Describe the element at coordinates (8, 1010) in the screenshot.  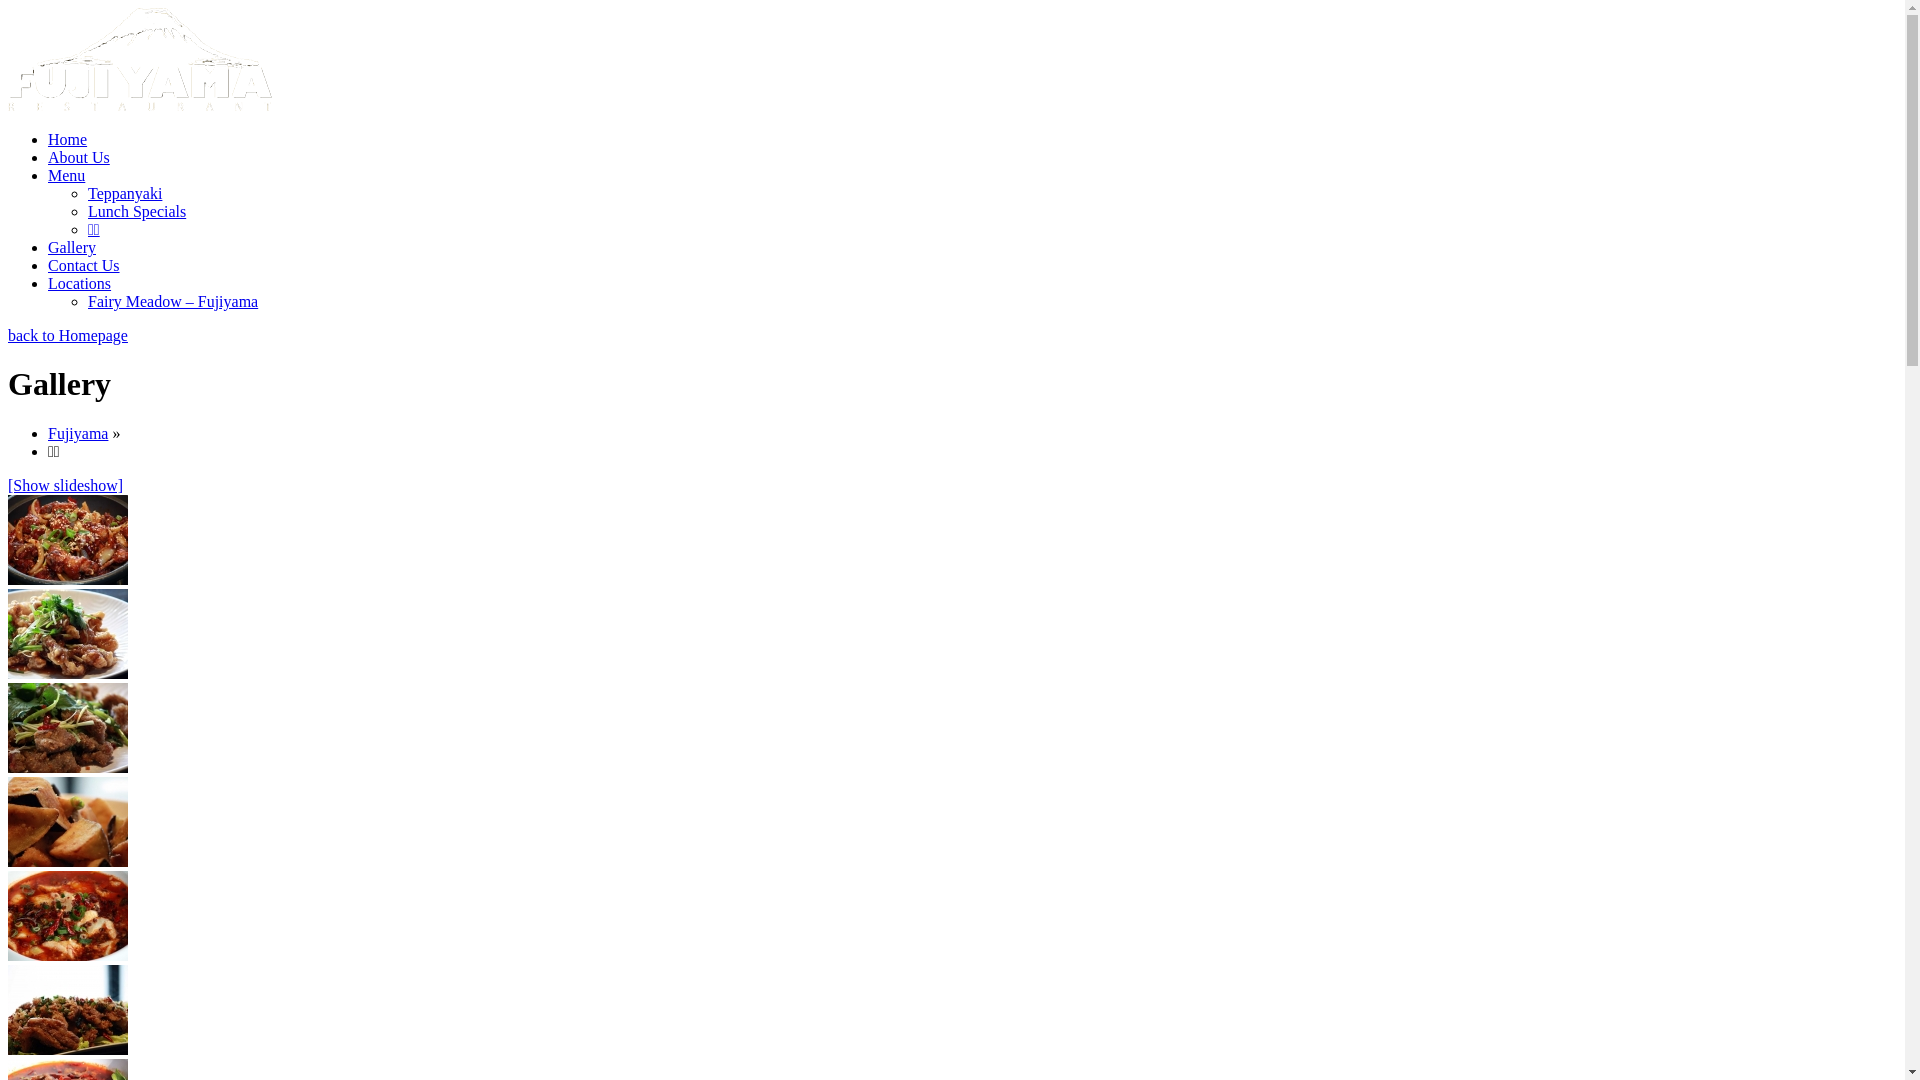
I see `'Garlic-Pork-Ribs'` at that location.